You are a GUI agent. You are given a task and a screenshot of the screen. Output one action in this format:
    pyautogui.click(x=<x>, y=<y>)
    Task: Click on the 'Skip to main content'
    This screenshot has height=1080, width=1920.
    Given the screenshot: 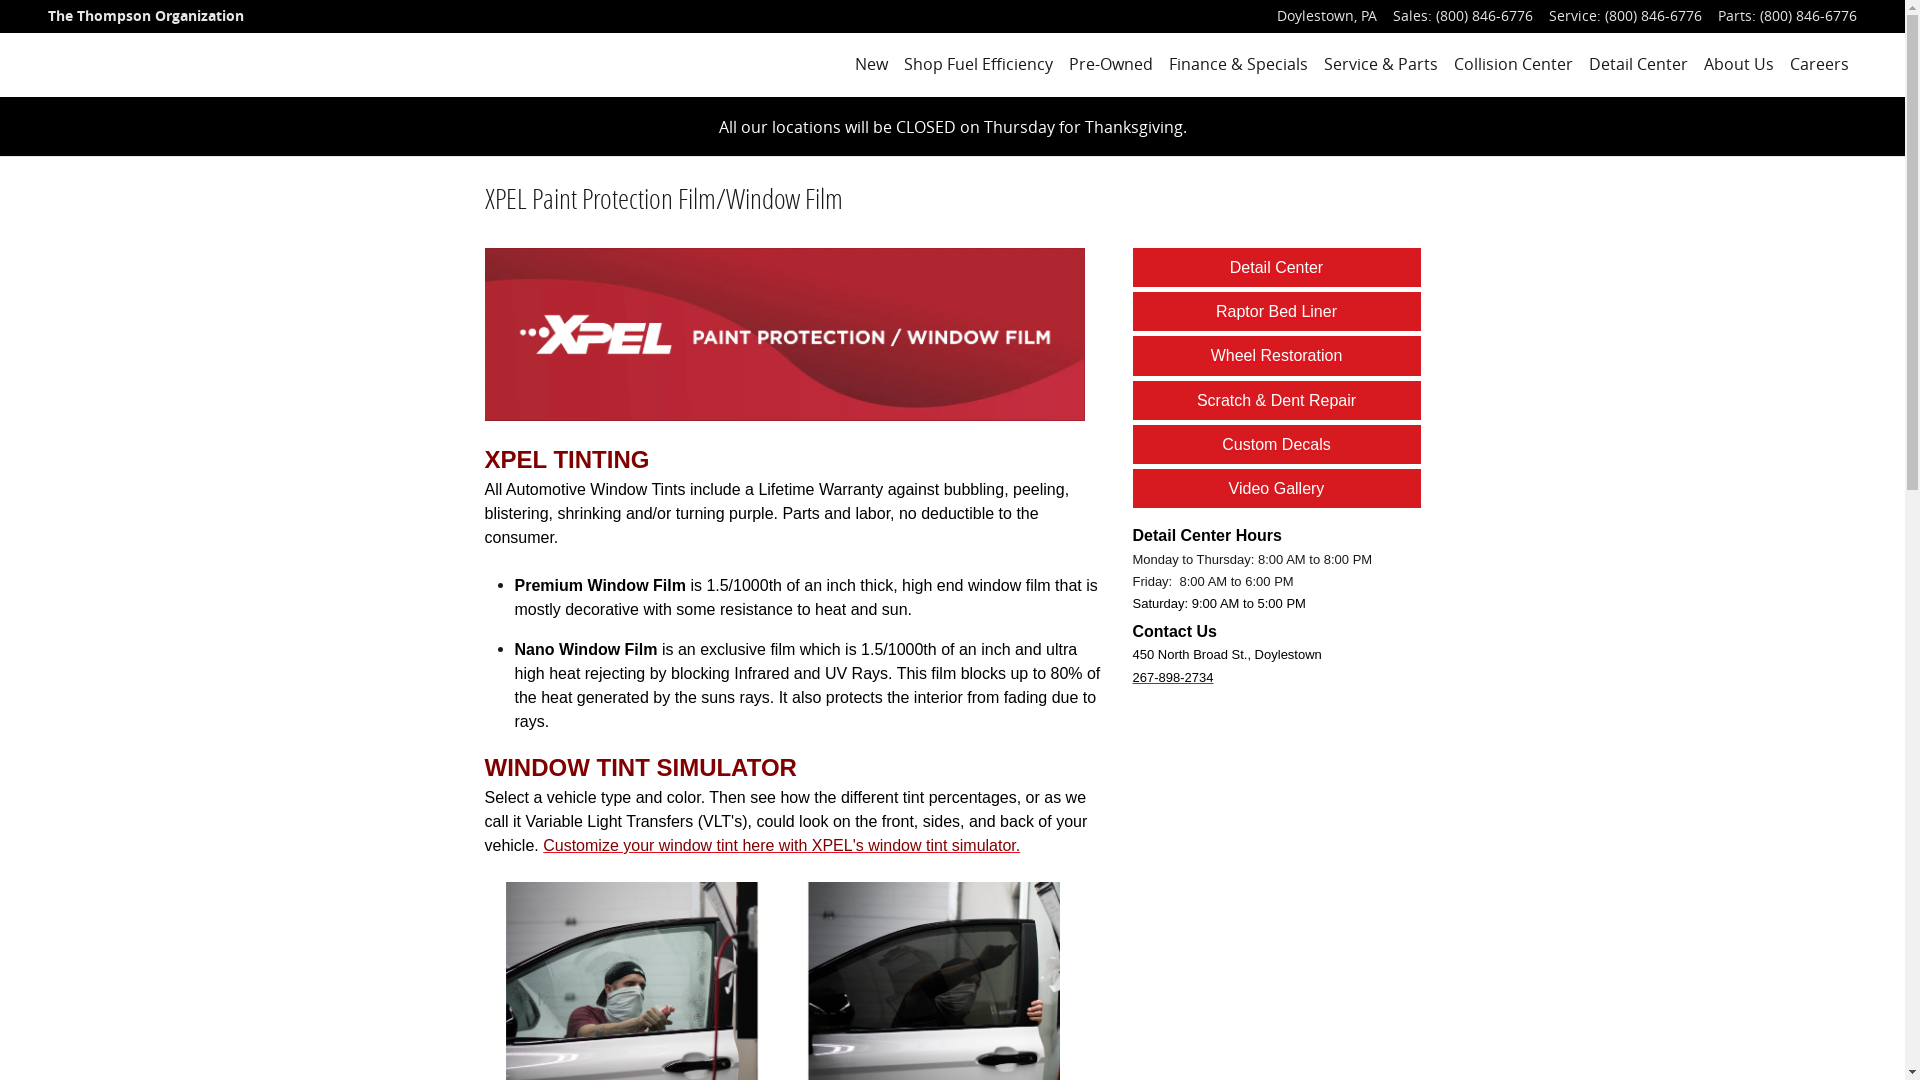 What is the action you would take?
    pyautogui.click(x=0, y=0)
    